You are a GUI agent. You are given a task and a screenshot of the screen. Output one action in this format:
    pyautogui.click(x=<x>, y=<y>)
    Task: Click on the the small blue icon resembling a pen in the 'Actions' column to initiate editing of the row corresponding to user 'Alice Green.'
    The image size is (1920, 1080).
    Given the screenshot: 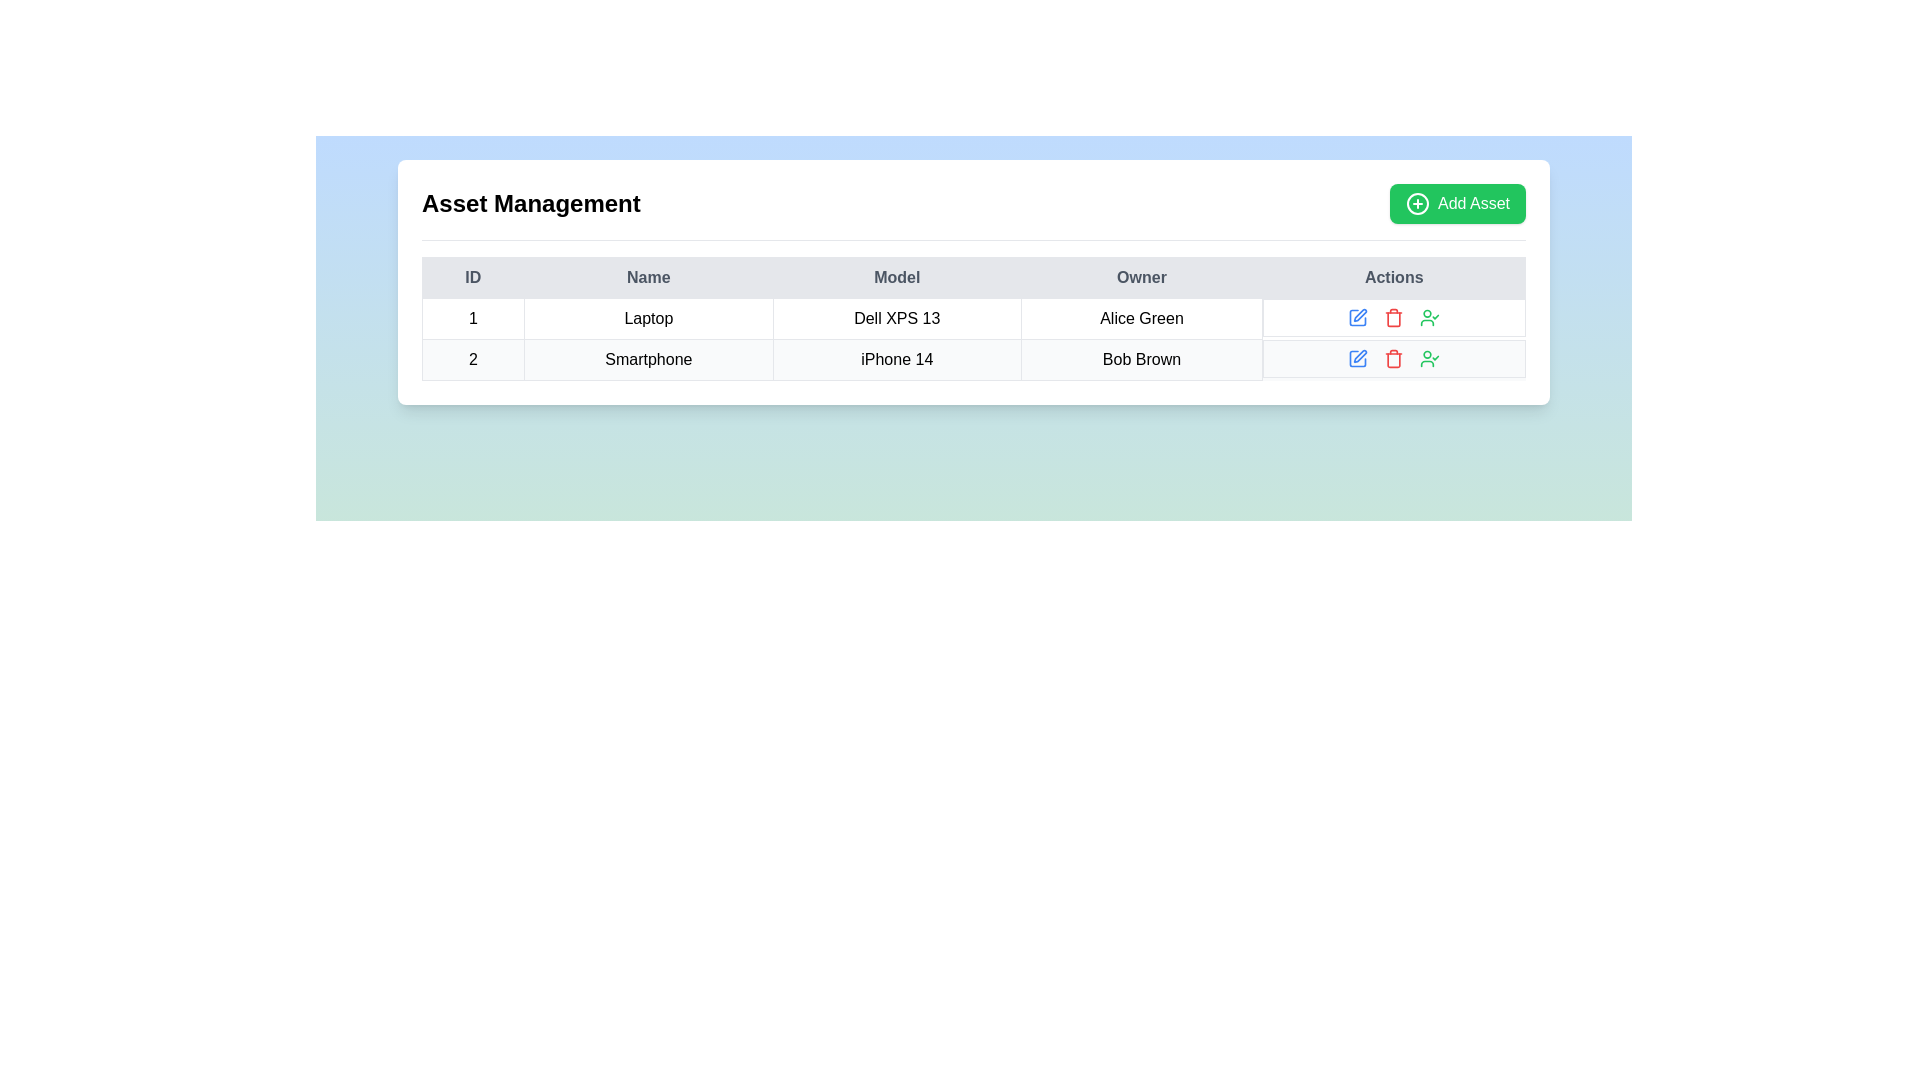 What is the action you would take?
    pyautogui.click(x=1358, y=316)
    